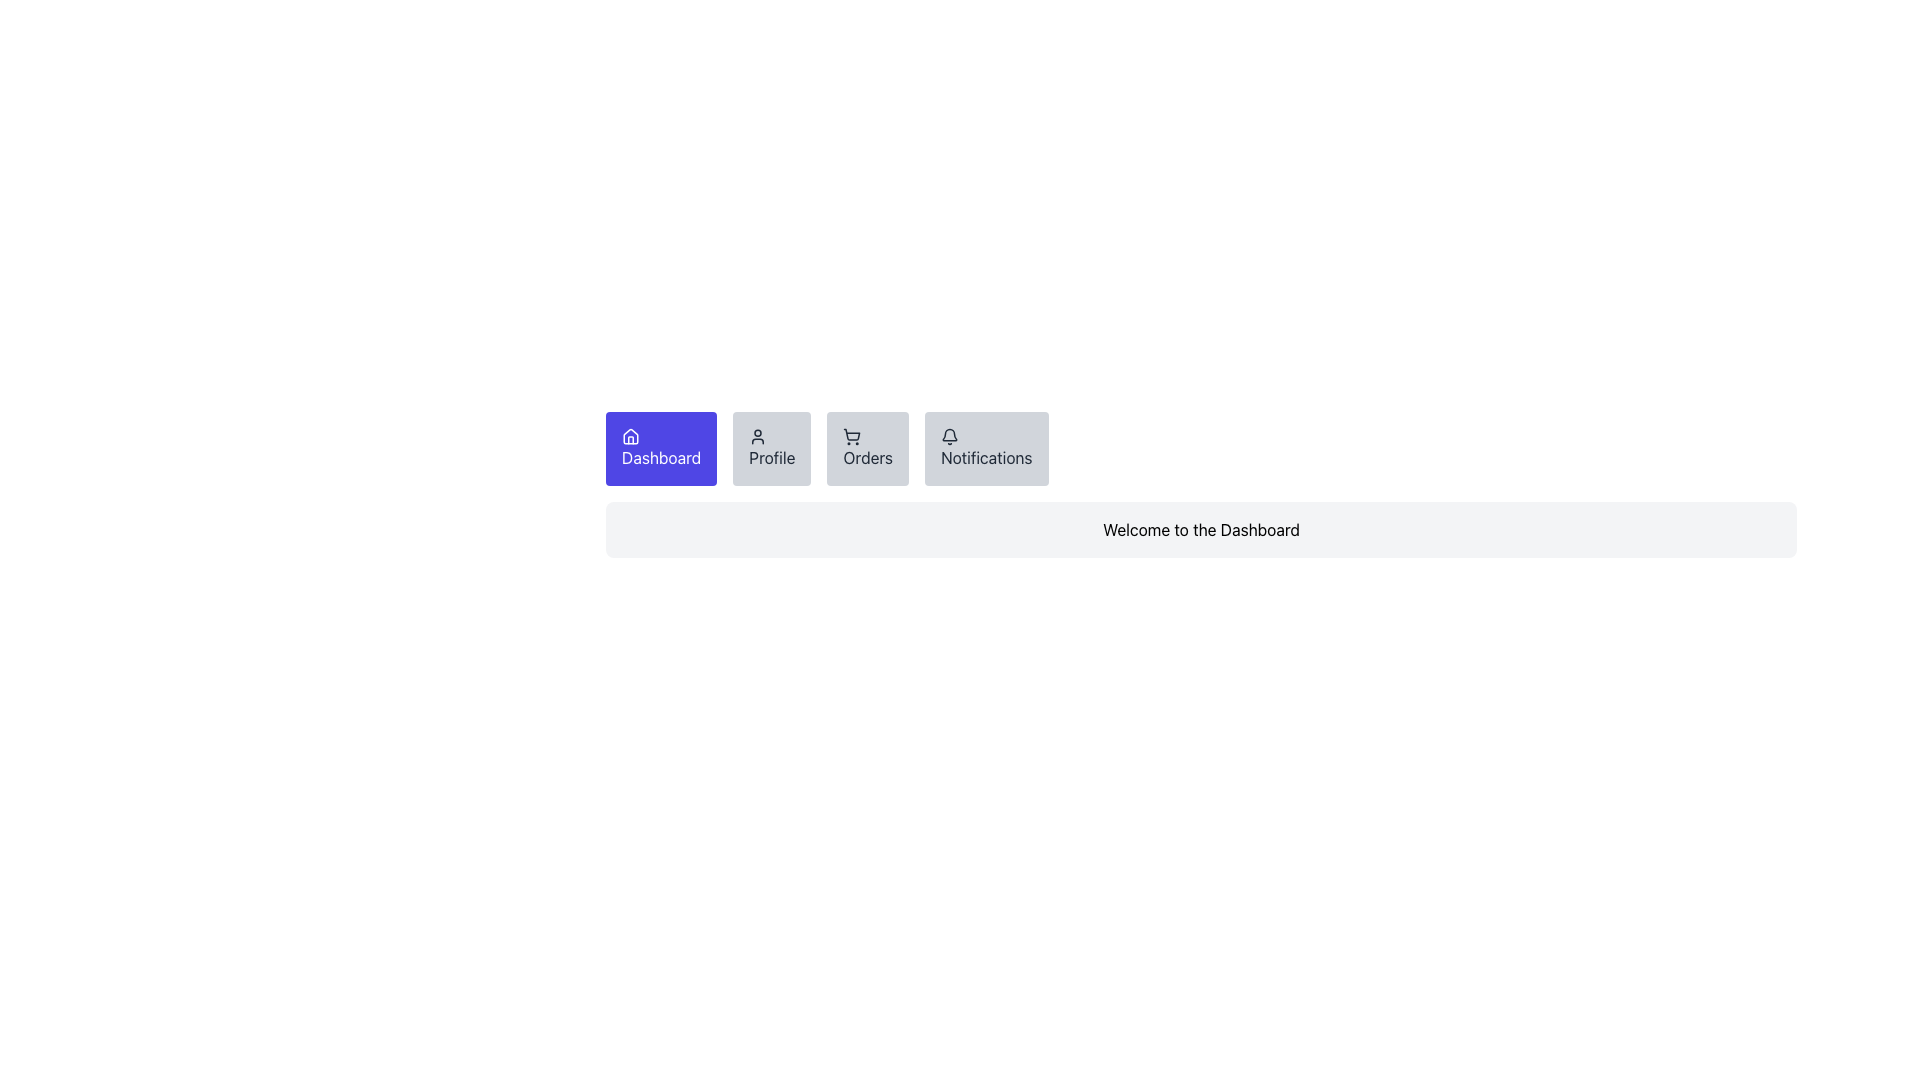 Image resolution: width=1920 pixels, height=1080 pixels. I want to click on the Text block that serves as a static message or heading welcoming the user to the dashboard section, located below the row of options labeled 'Dashboard', 'Profile', 'Orders', and 'Notifications', so click(1200, 528).